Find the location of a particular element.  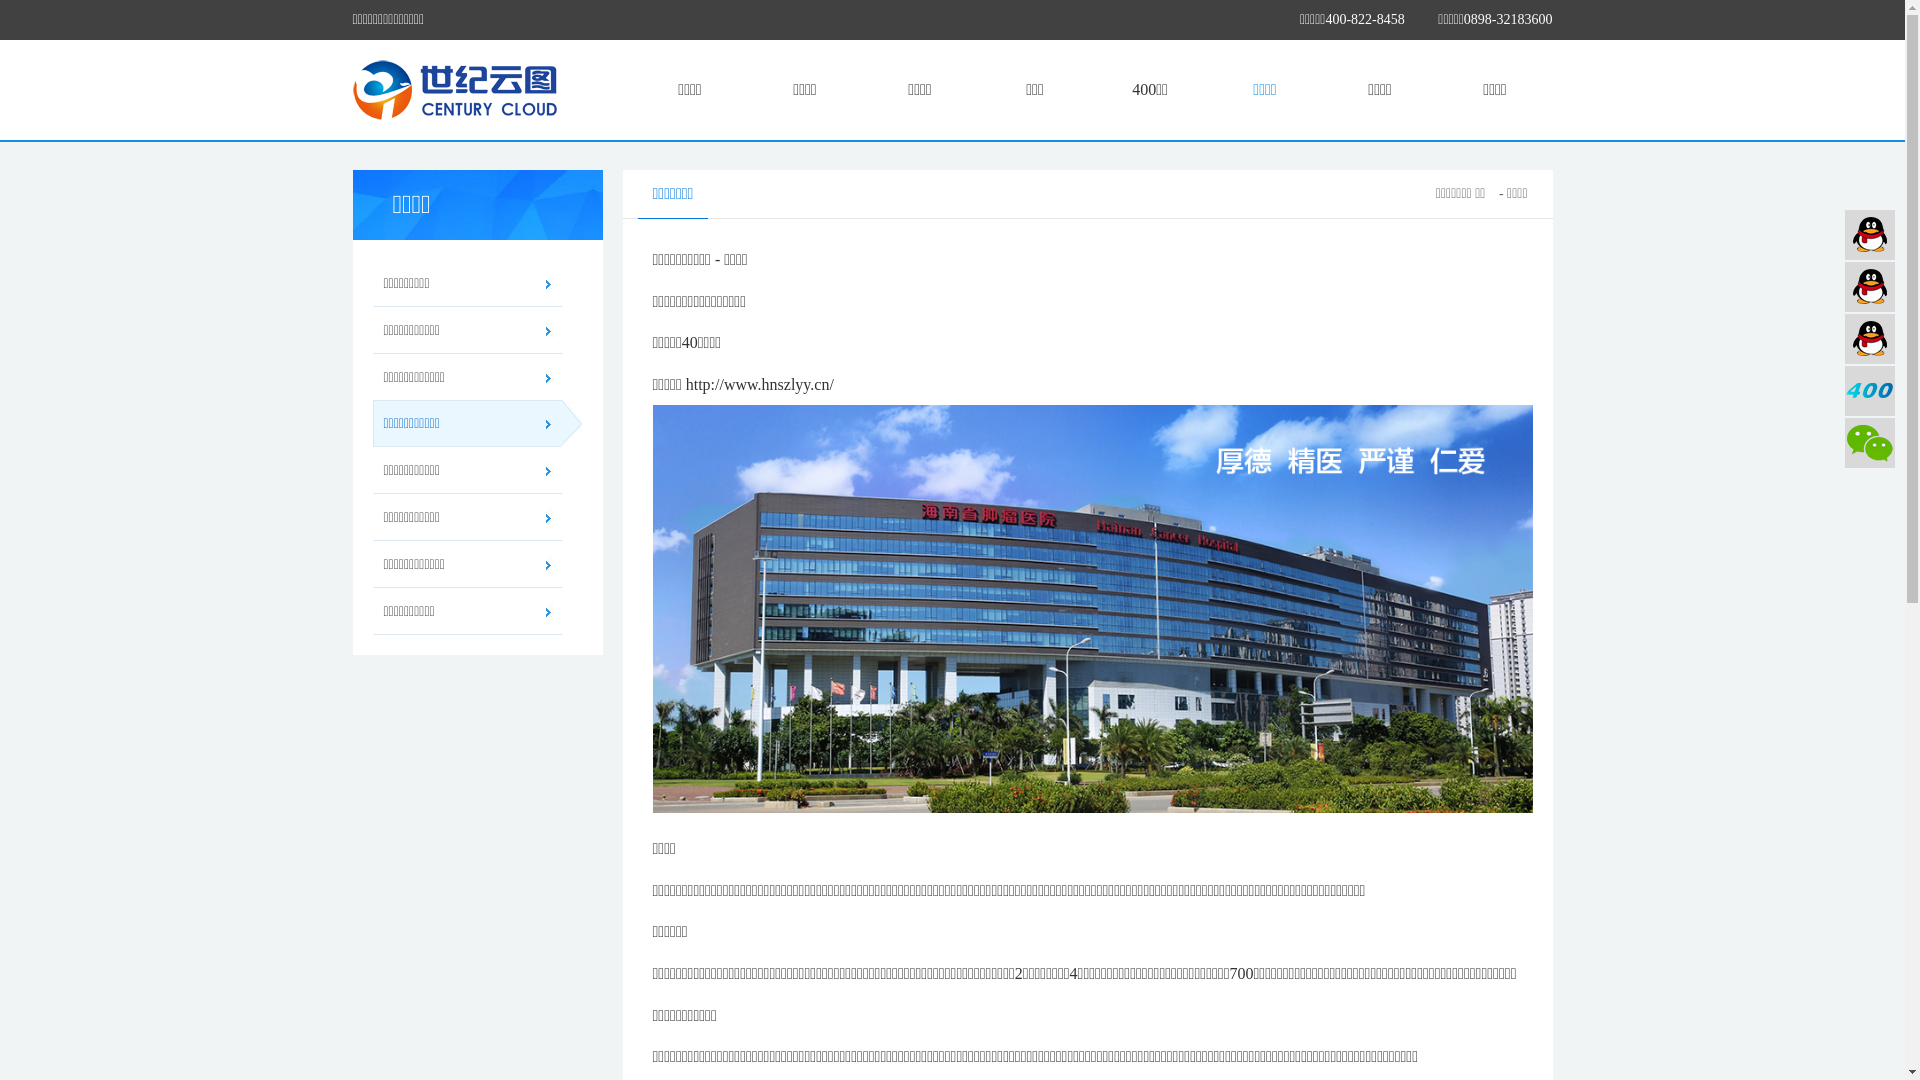

'http://www.hnszlyy.cn/' is located at coordinates (758, 384).